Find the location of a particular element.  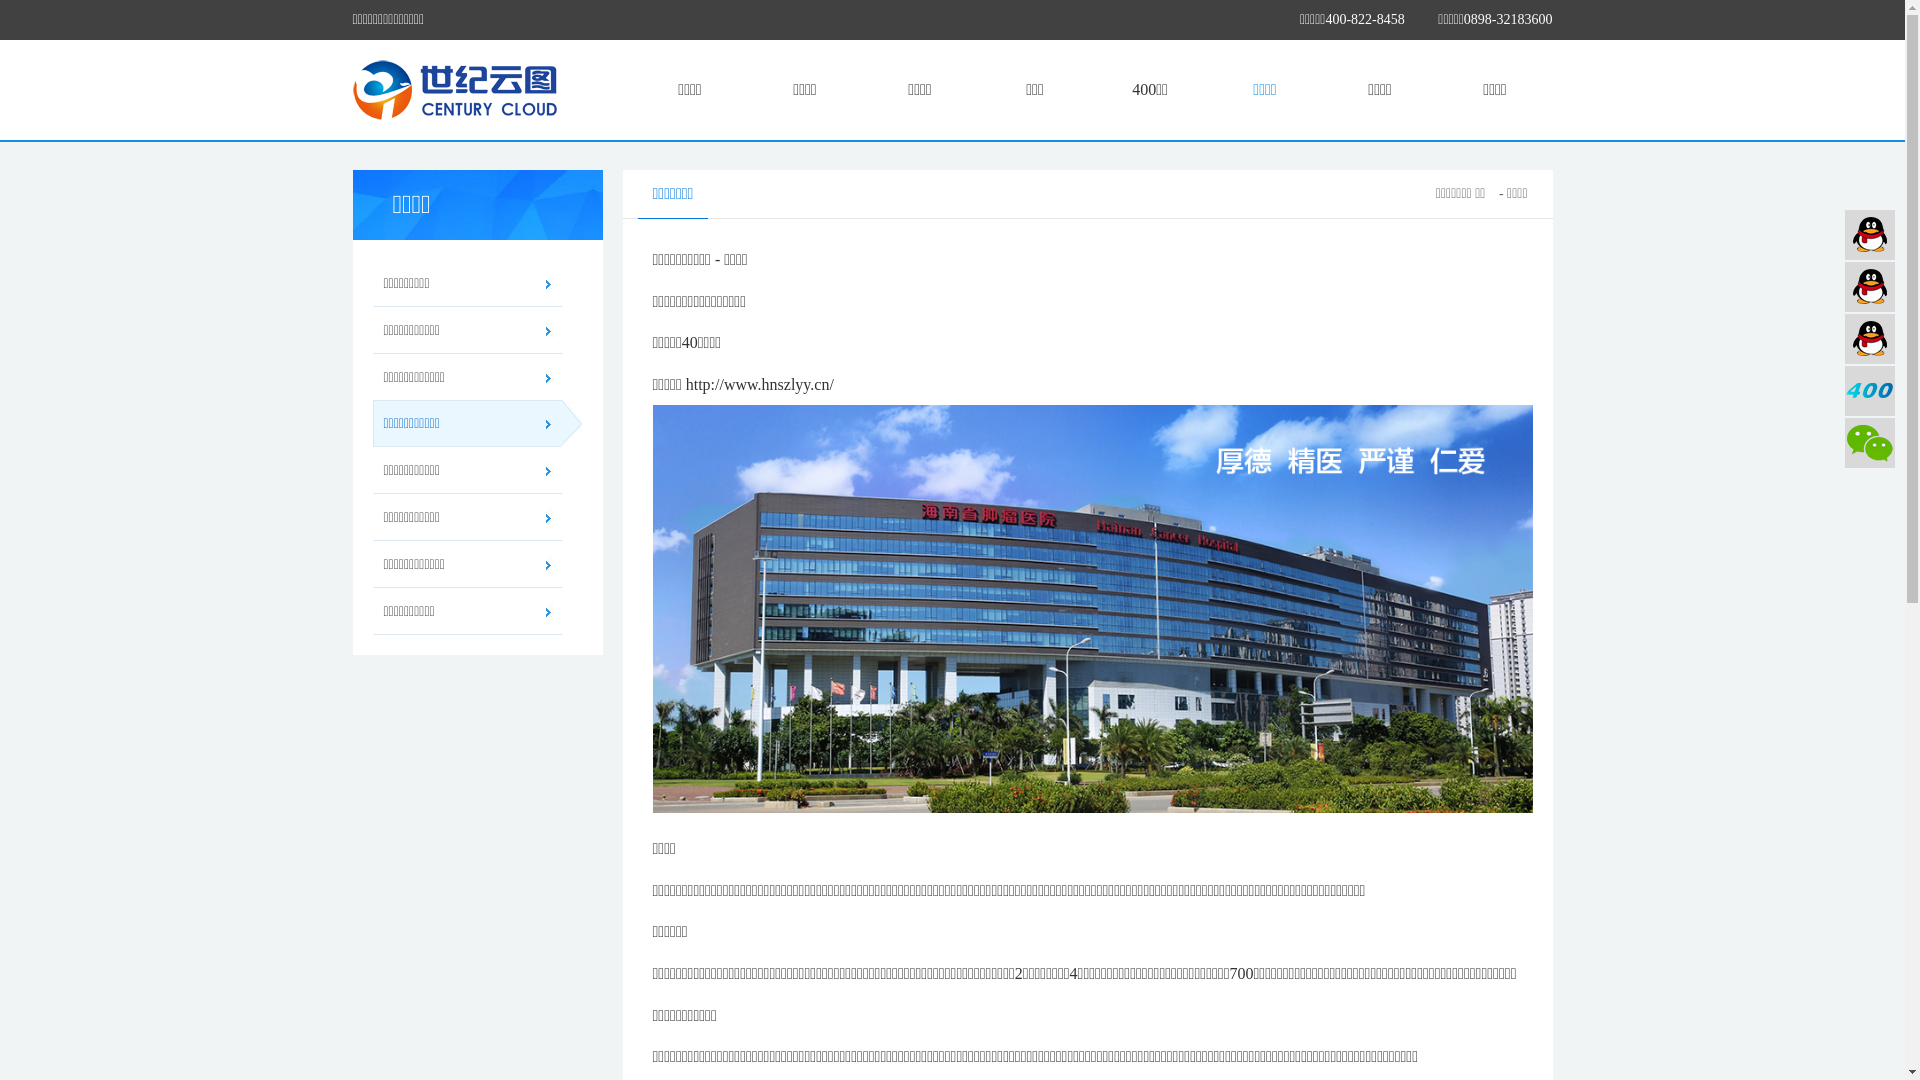

'http://www.hnszlyy.cn/' is located at coordinates (758, 384).